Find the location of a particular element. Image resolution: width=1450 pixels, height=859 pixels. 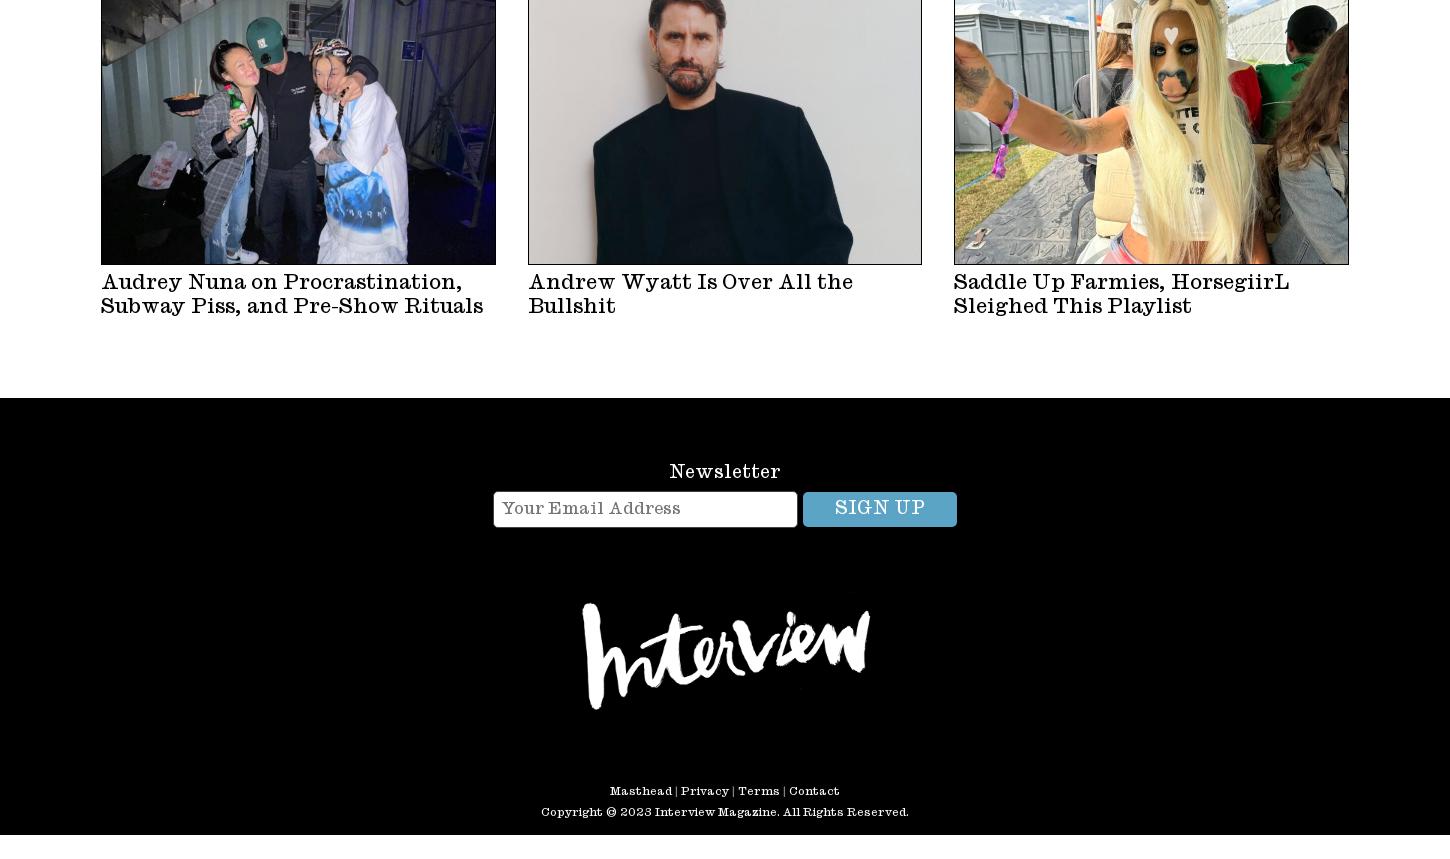

'Audrey Nuna on Procrastination, Subway Piss, and Pre-Show Rituals' is located at coordinates (101, 293).